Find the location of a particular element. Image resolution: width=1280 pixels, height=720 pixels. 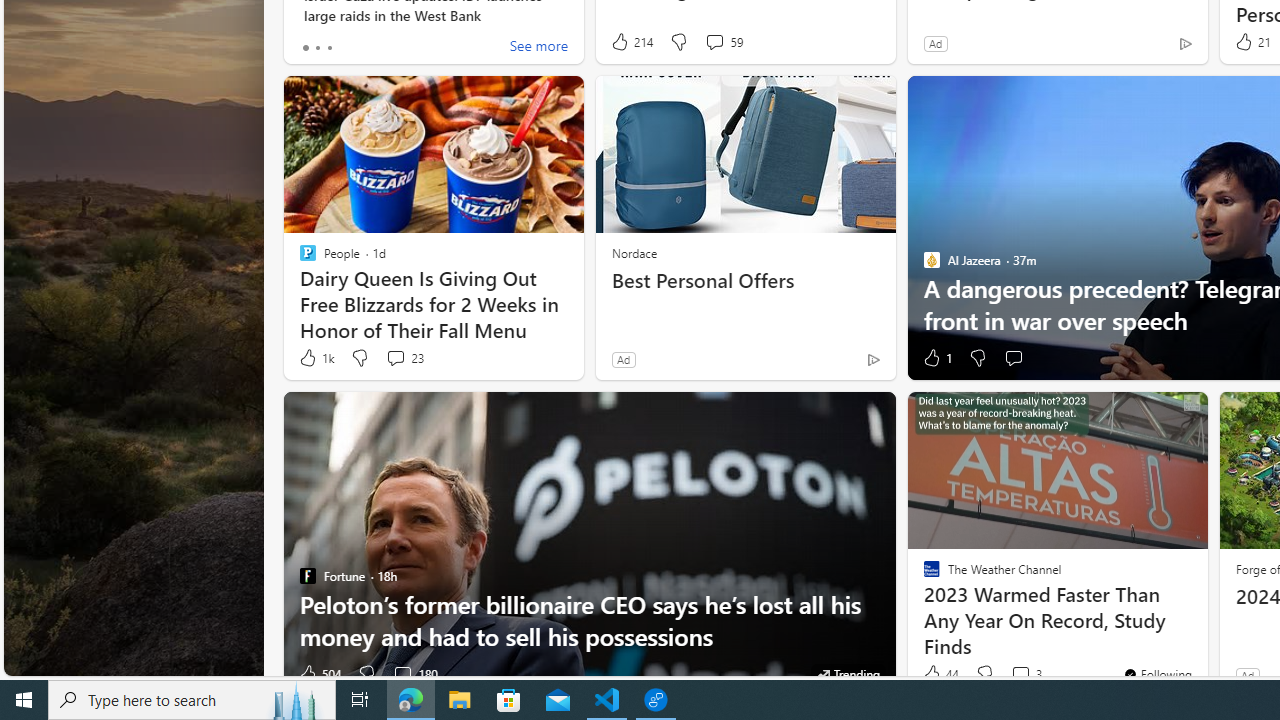

'View comments 23 Comment' is located at coordinates (404, 357).